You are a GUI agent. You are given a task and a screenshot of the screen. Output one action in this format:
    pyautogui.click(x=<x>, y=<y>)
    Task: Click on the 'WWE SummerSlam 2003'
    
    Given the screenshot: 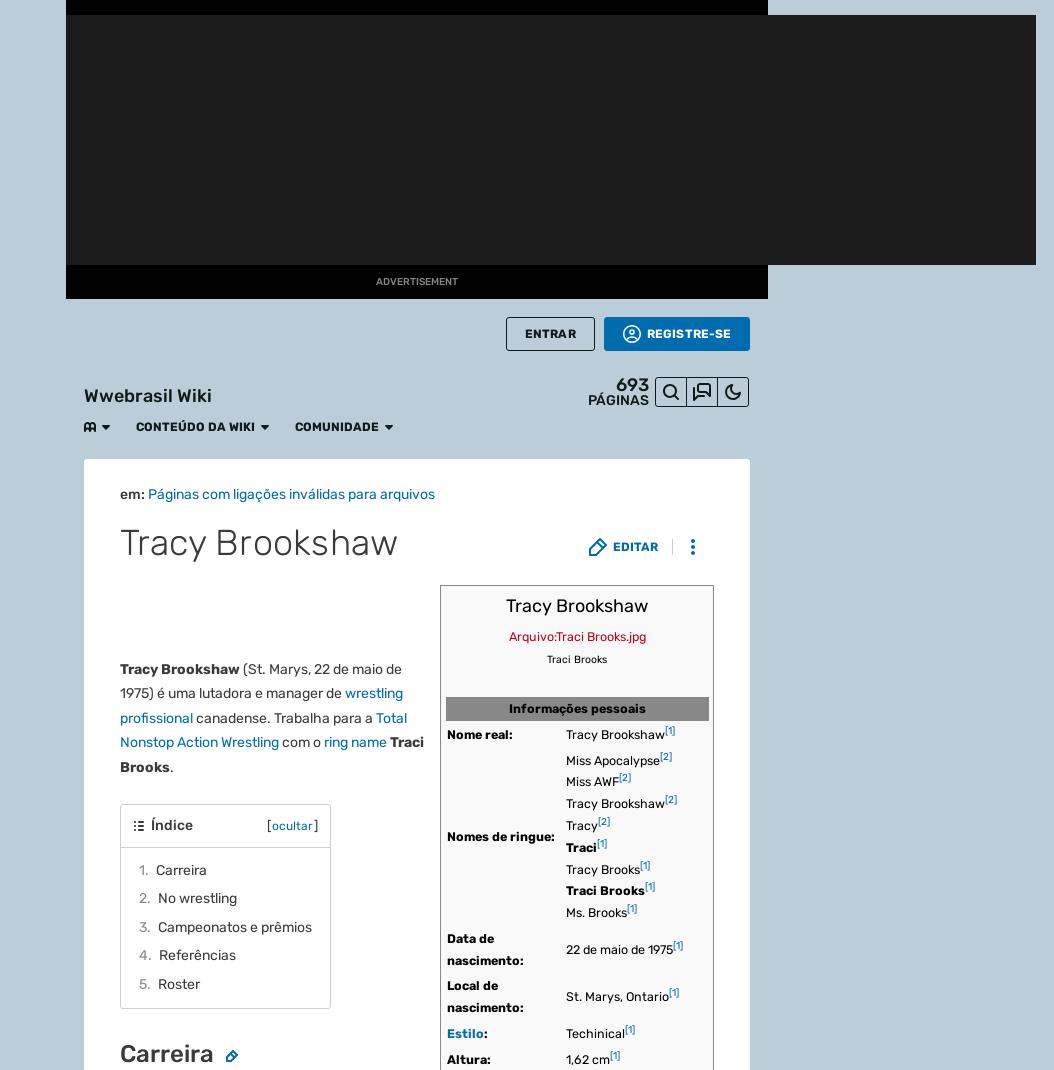 What is the action you would take?
    pyautogui.click(x=572, y=511)
    